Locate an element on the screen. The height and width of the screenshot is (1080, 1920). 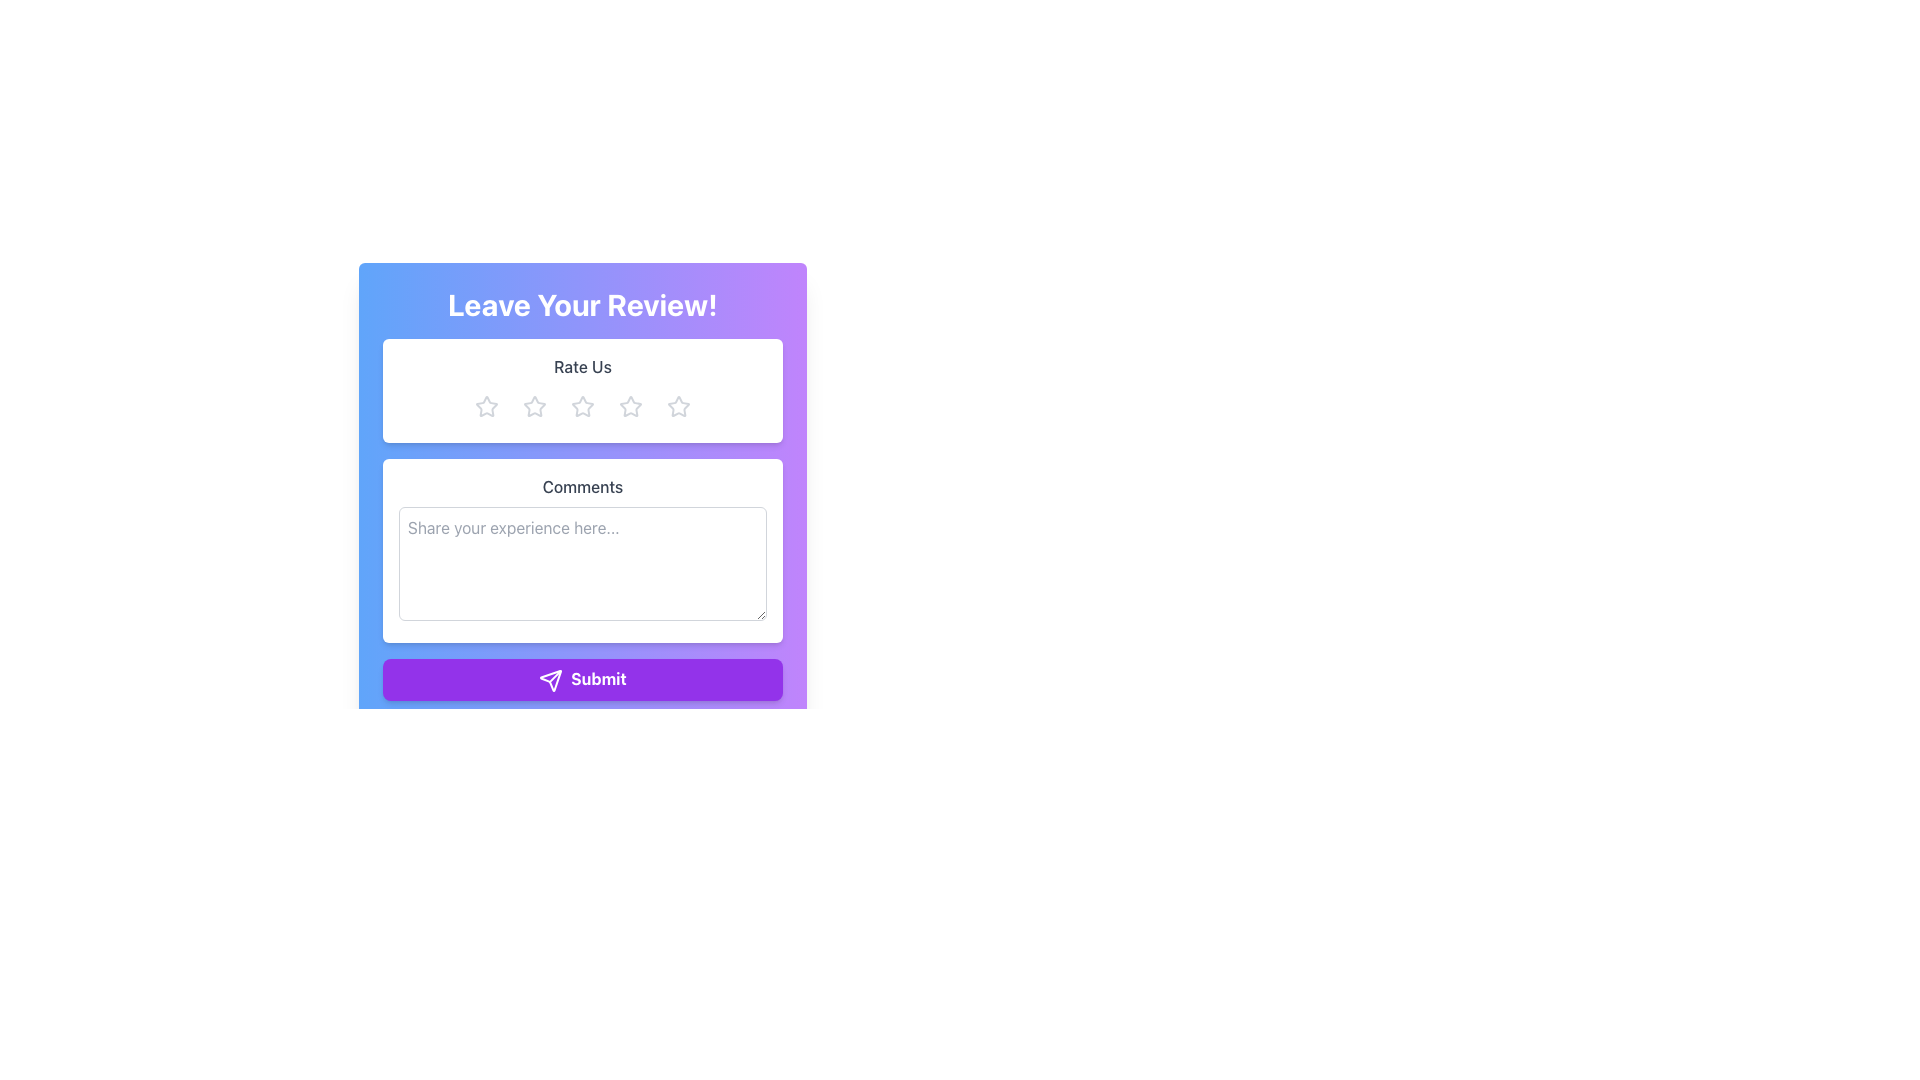
the first circular button featuring a gray star icon in the 'Rate Us' section is located at coordinates (486, 406).